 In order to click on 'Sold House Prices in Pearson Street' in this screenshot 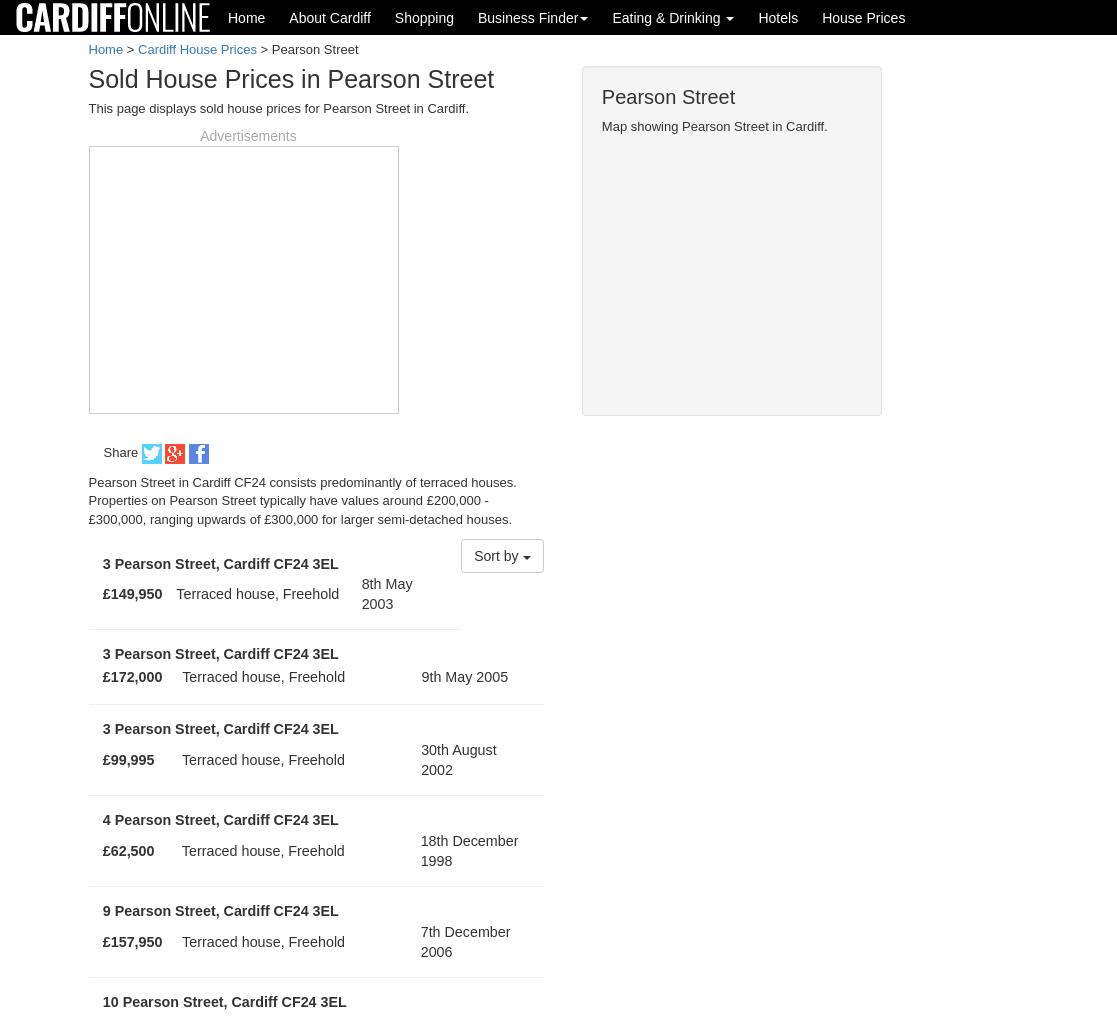, I will do `click(289, 78)`.